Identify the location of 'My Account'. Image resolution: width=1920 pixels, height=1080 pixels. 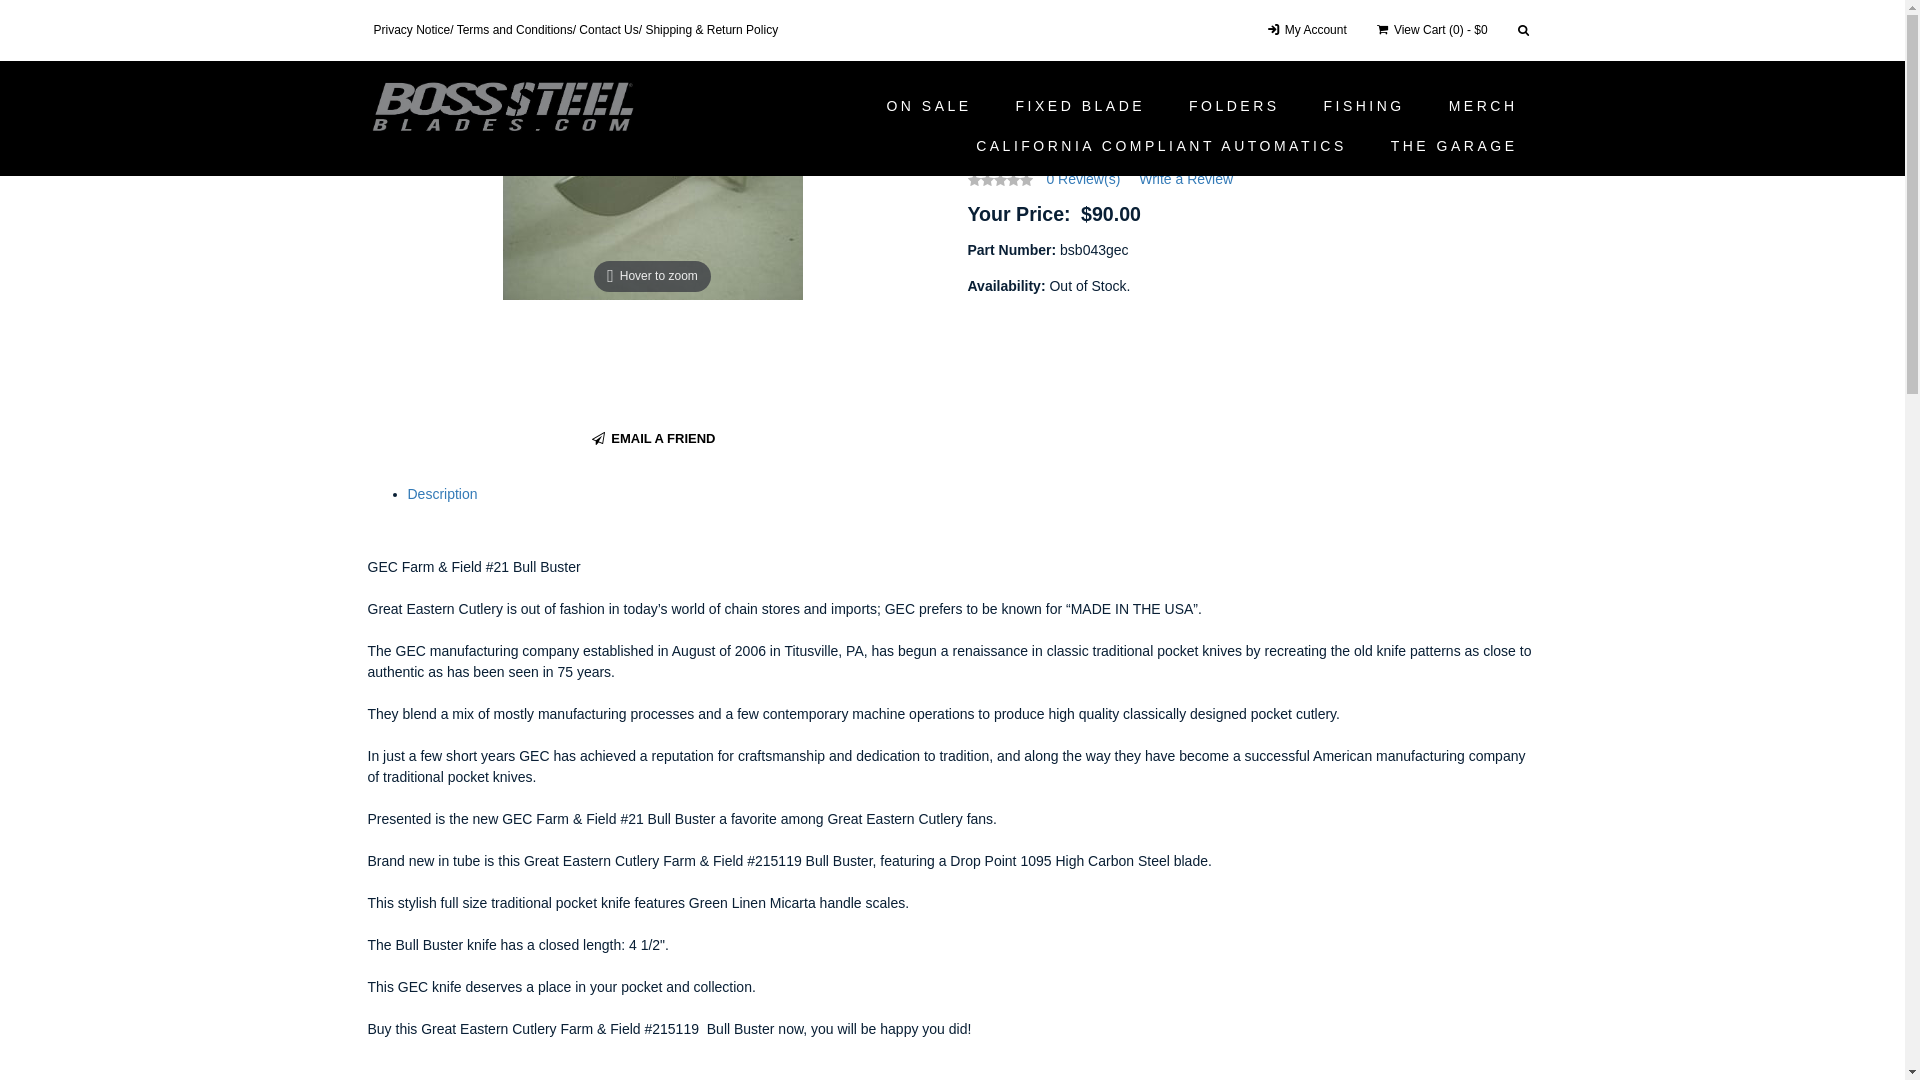
(1305, 30).